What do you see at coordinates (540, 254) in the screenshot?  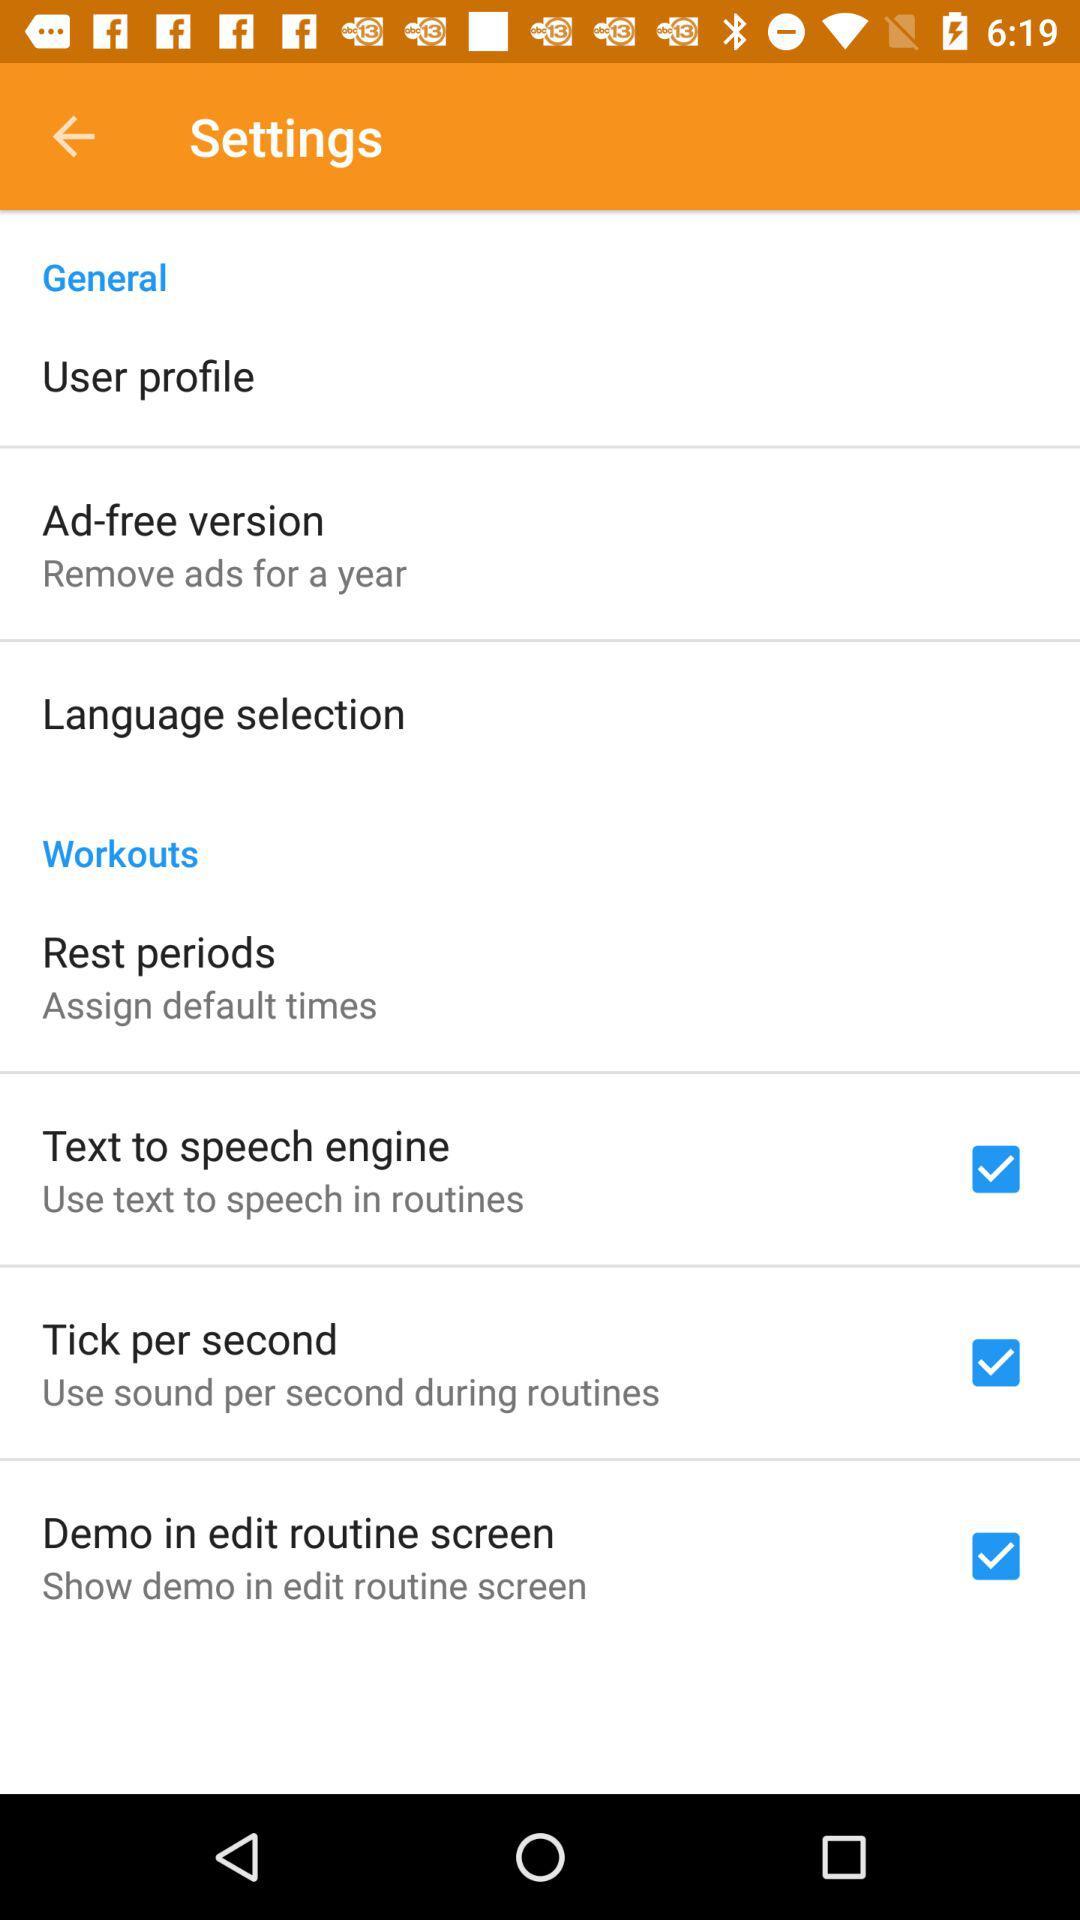 I see `the general item` at bounding box center [540, 254].